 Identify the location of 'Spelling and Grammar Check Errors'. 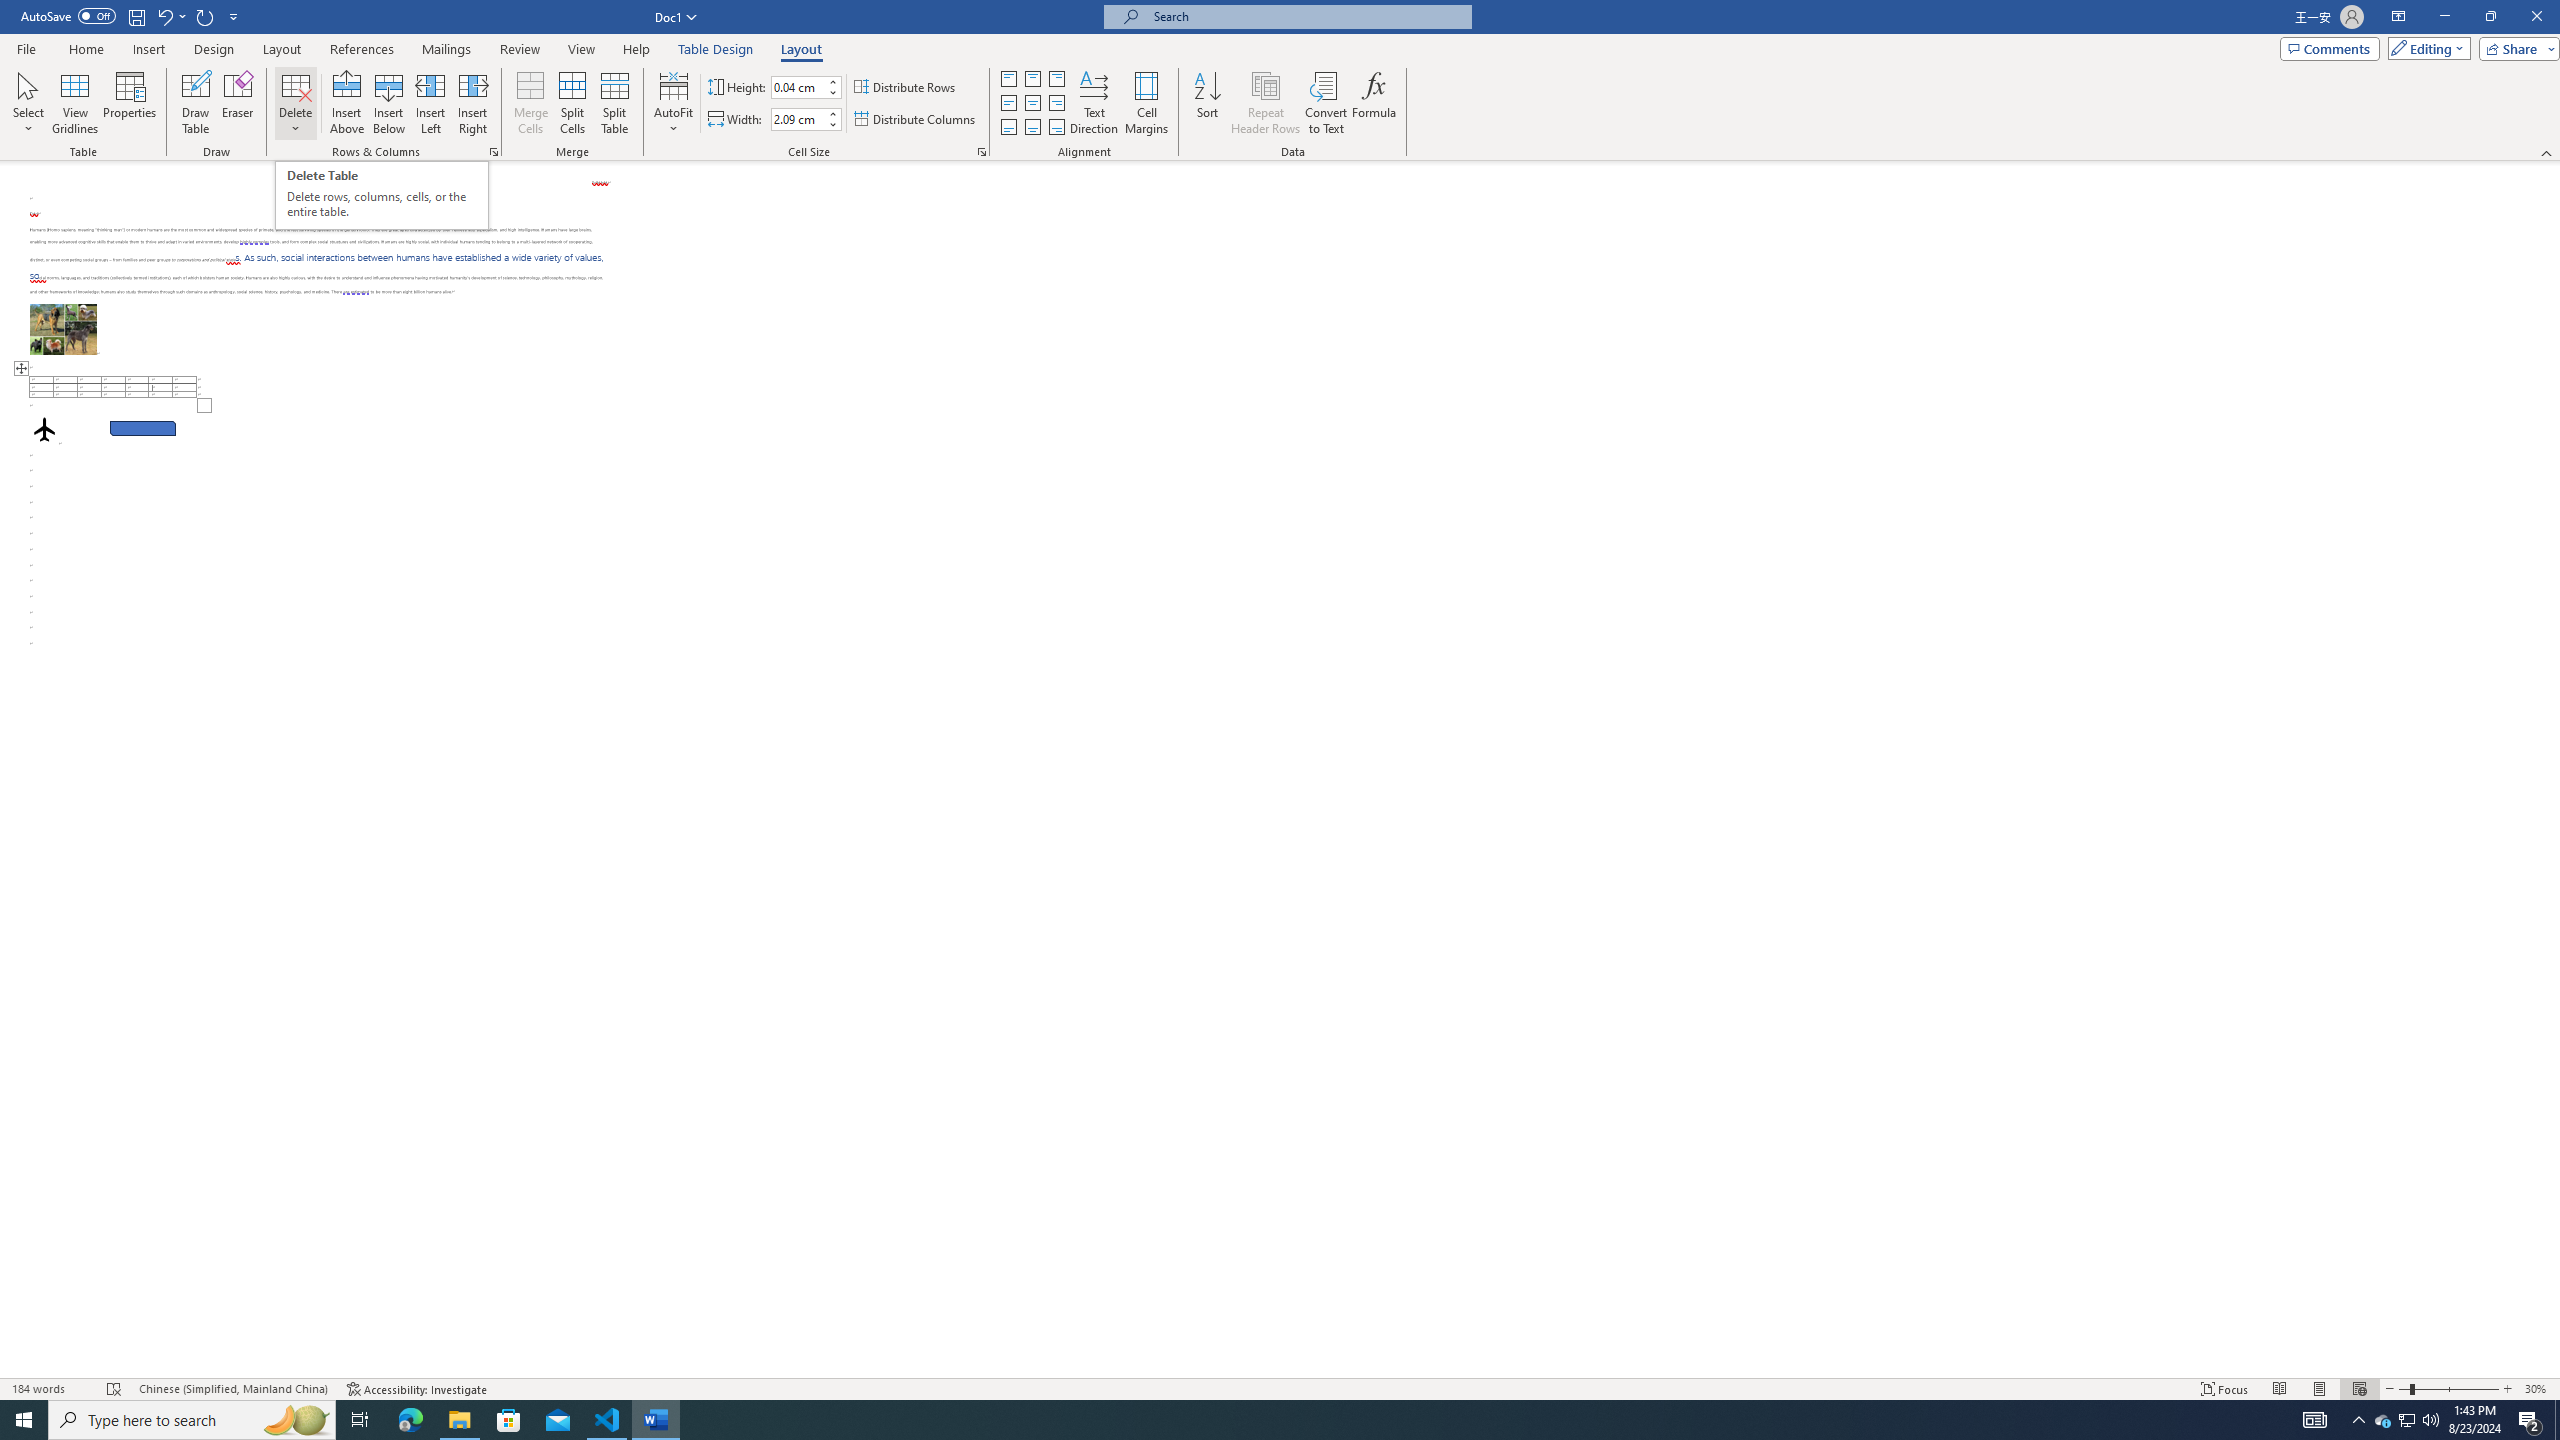
(114, 1389).